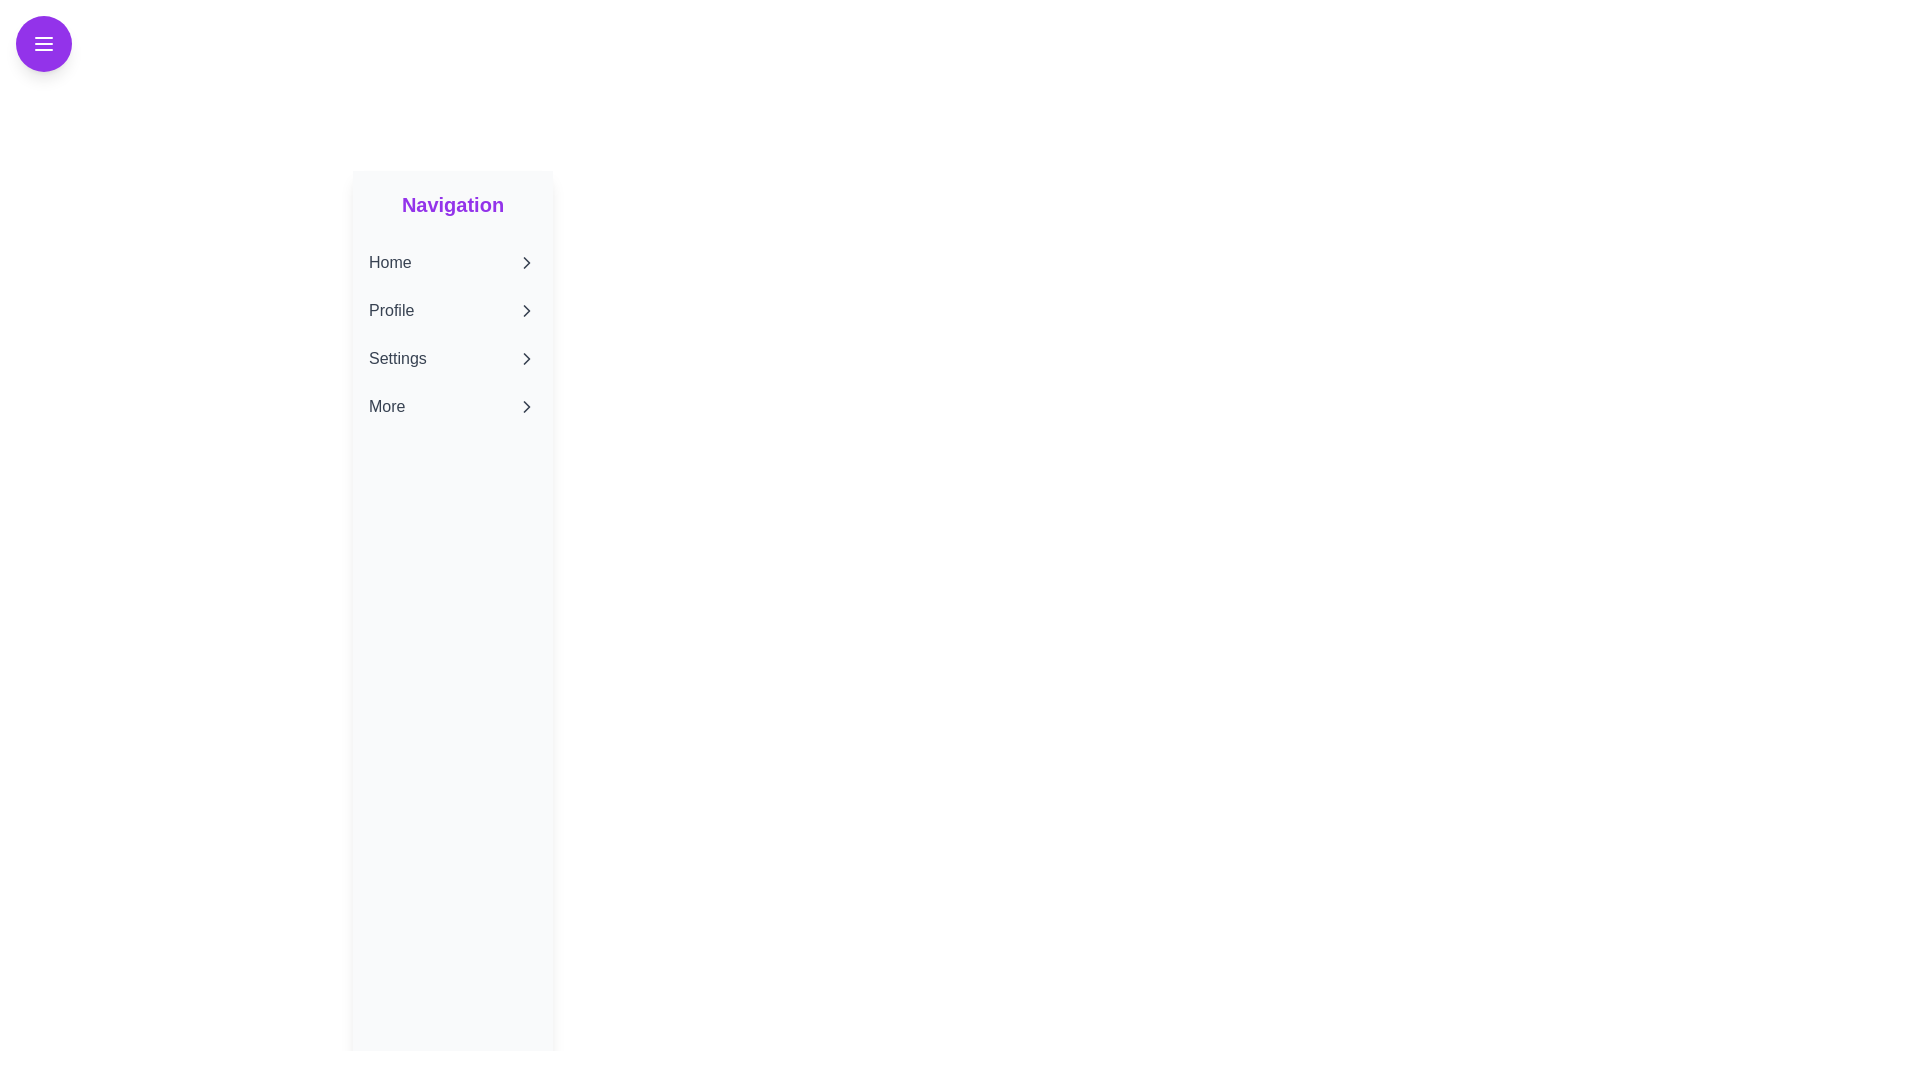 The image size is (1920, 1080). I want to click on the navigation menu item More, so click(451, 406).